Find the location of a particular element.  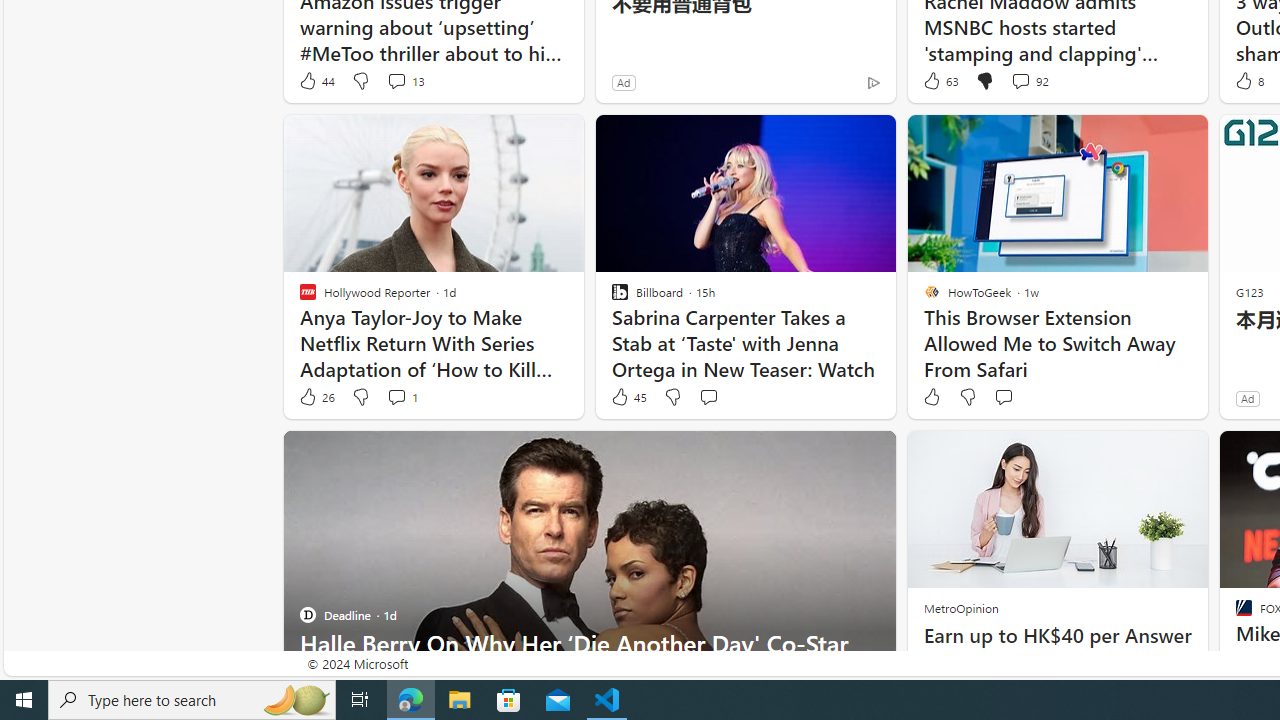

'View comments 92 Comment' is located at coordinates (1029, 80).